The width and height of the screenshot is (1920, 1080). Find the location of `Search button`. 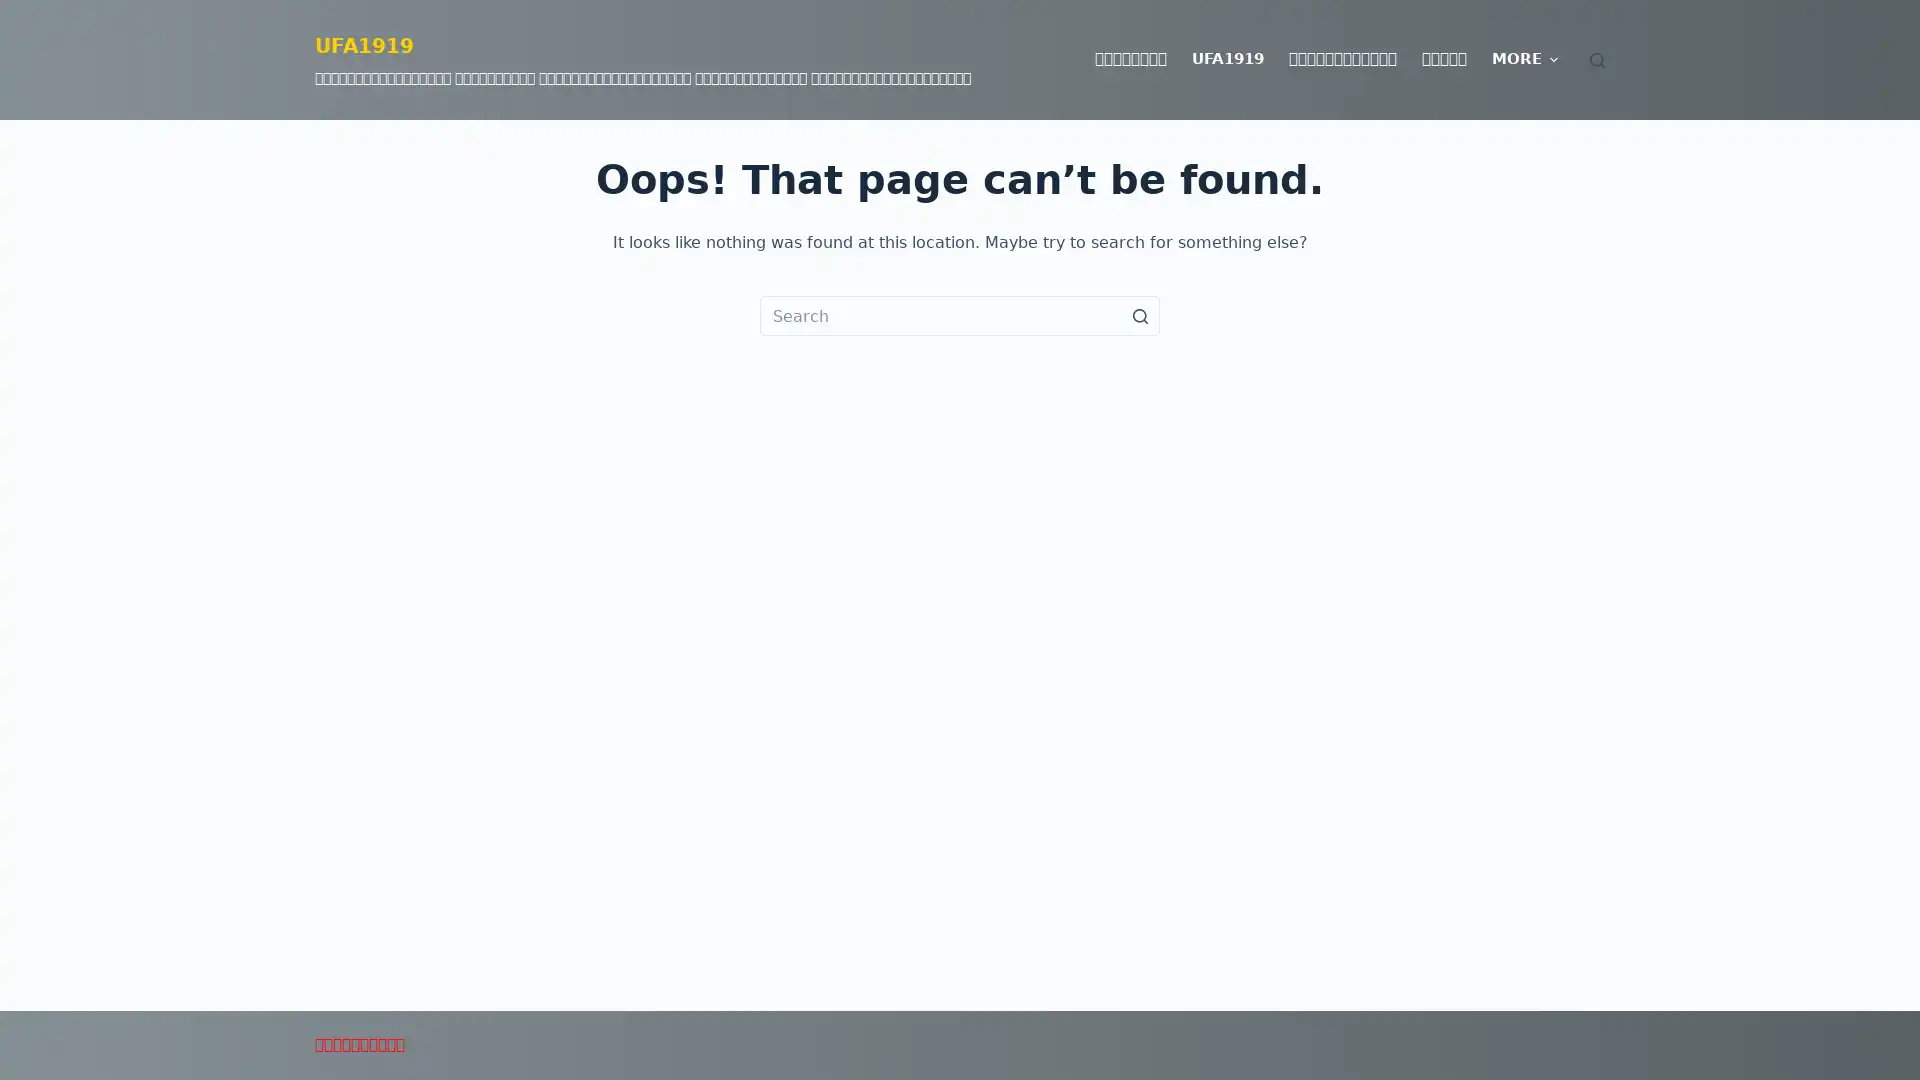

Search button is located at coordinates (1140, 315).